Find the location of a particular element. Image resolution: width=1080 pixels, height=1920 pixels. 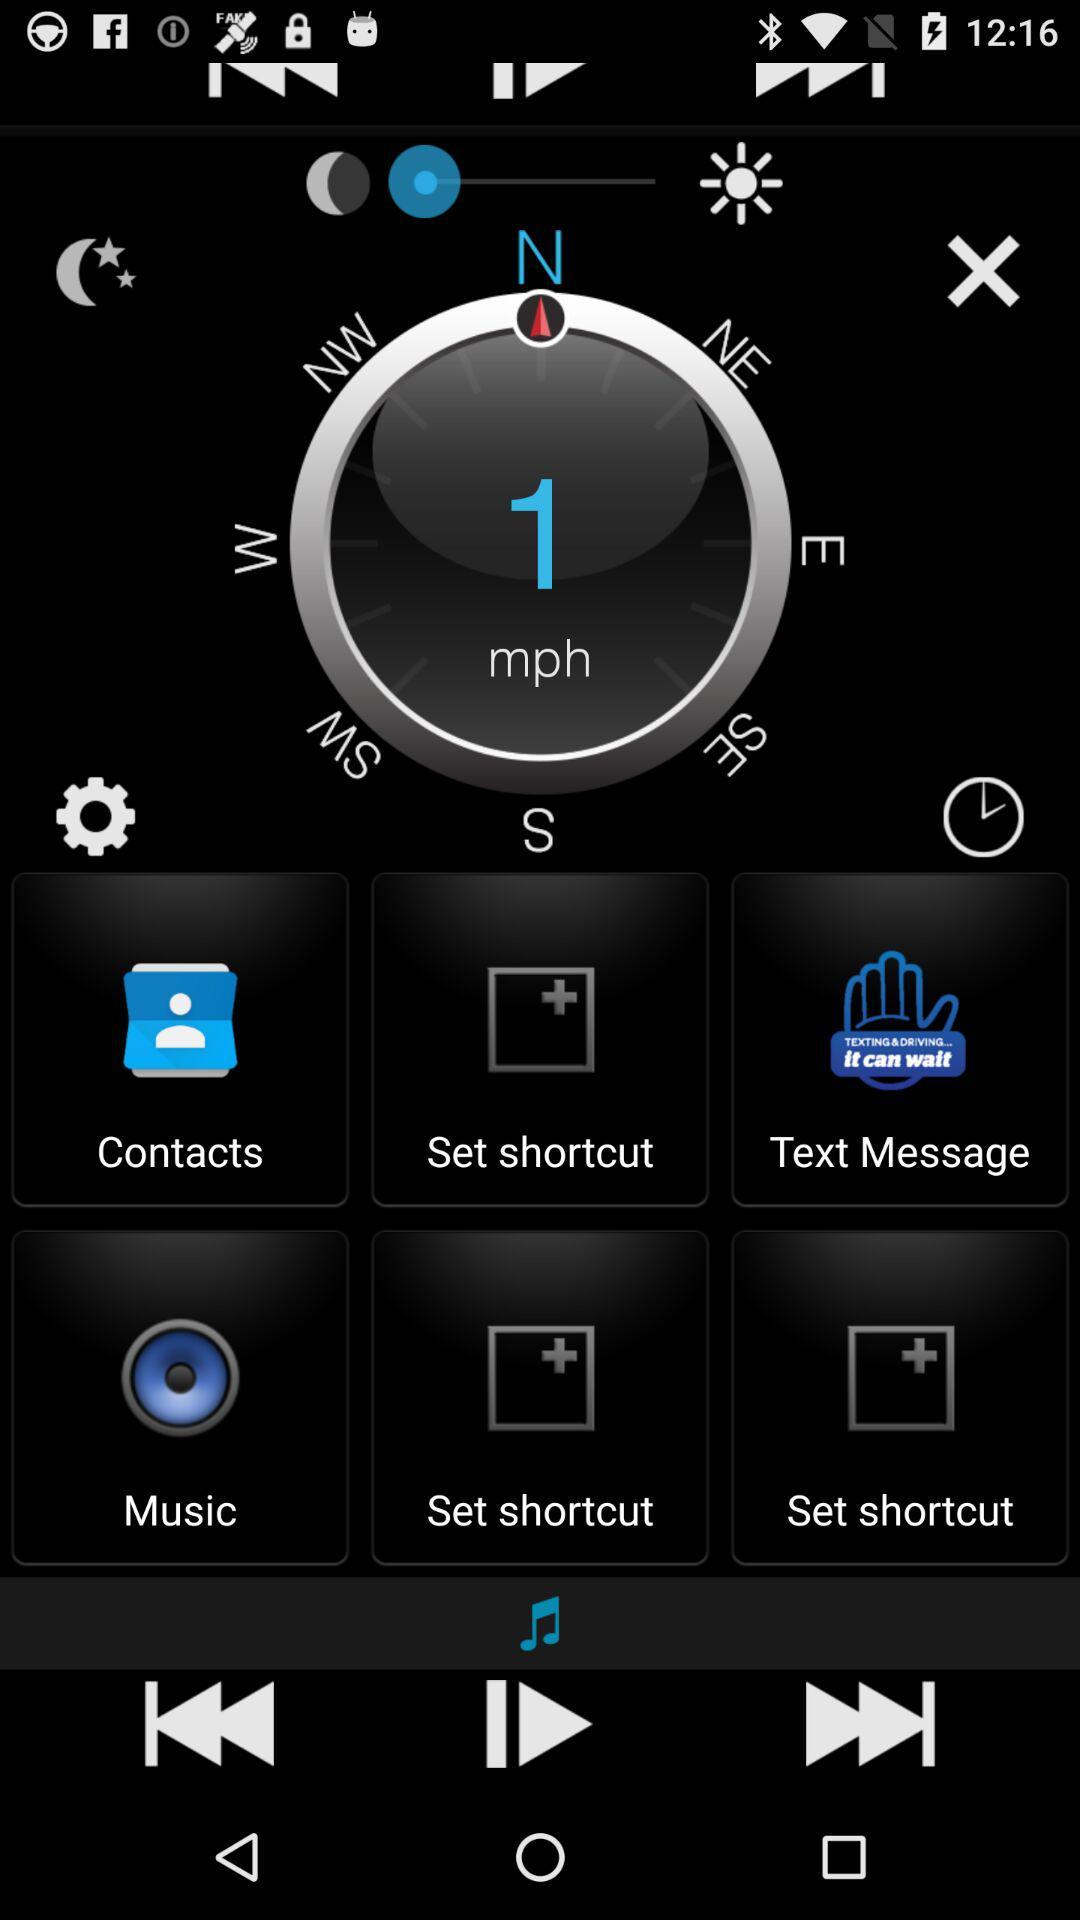

the skip_previous icon is located at coordinates (273, 1843).